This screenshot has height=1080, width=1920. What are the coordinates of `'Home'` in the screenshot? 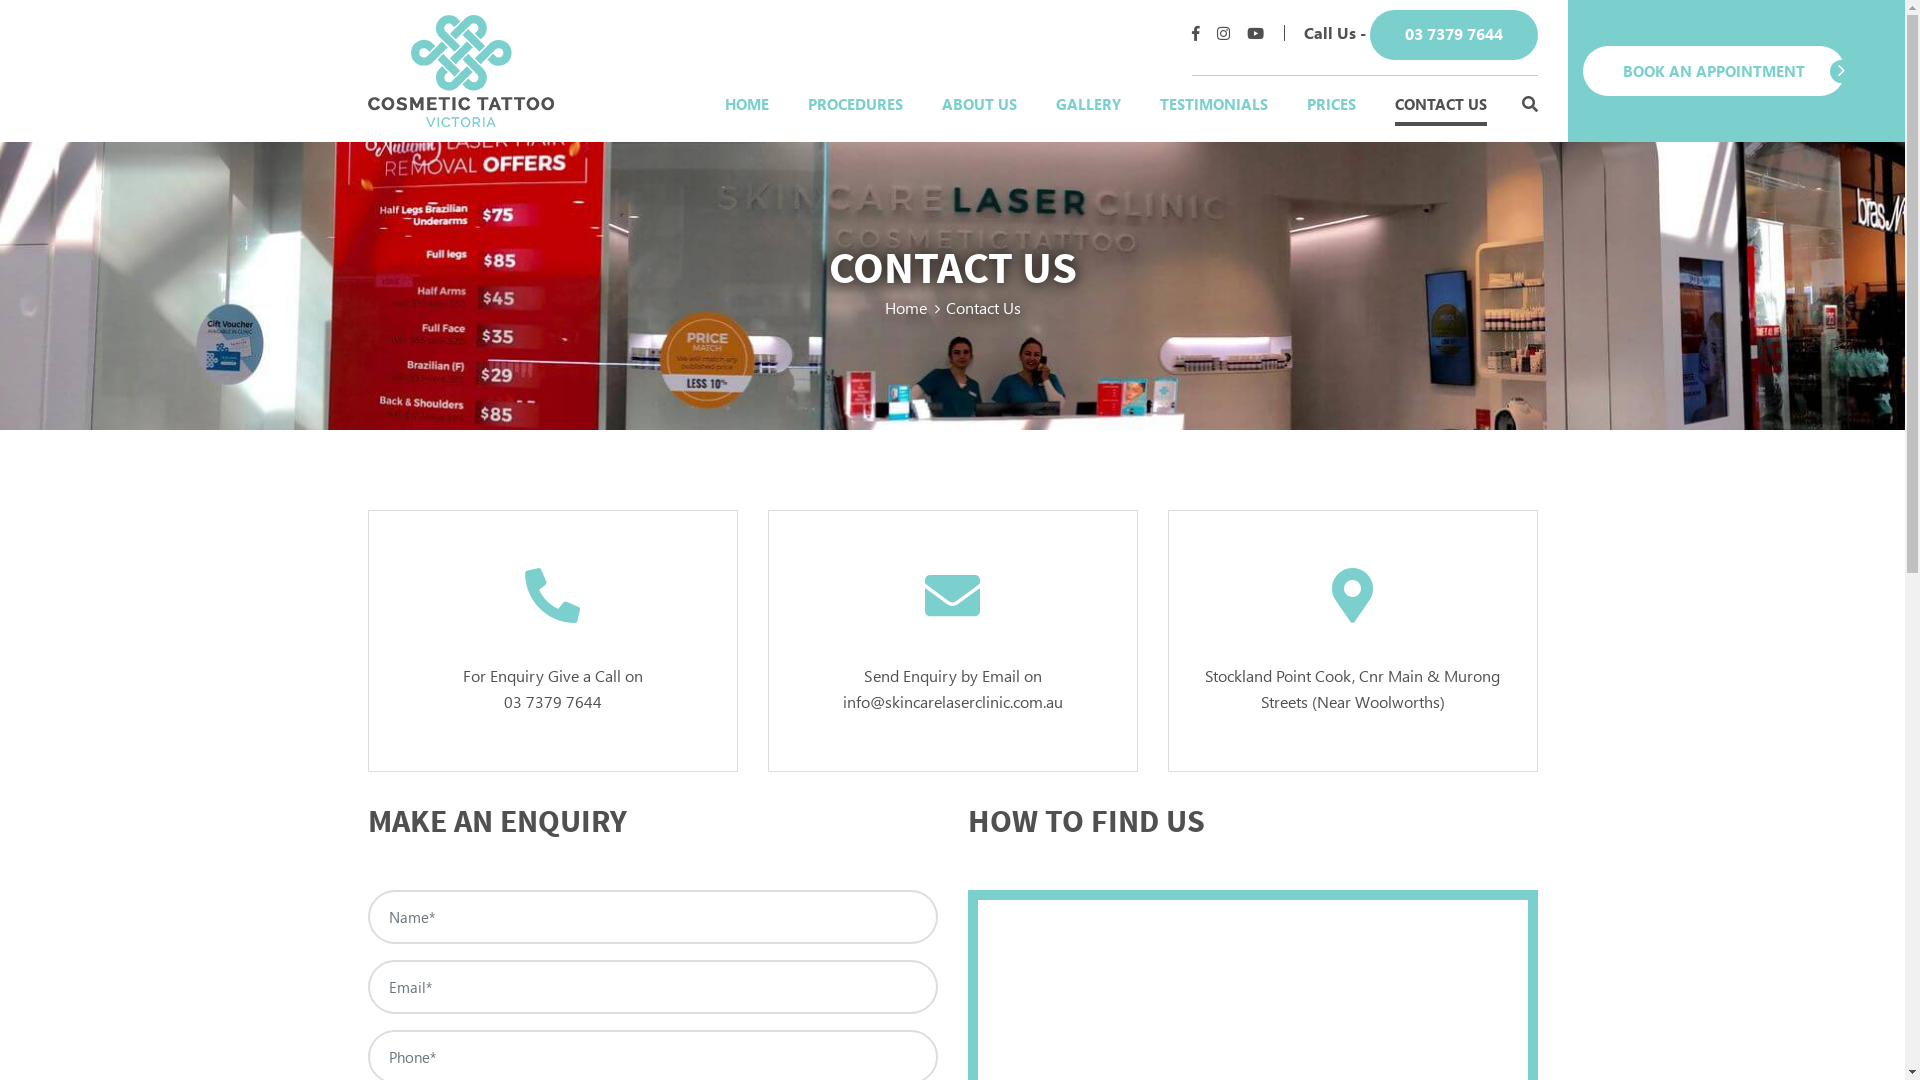 It's located at (904, 307).